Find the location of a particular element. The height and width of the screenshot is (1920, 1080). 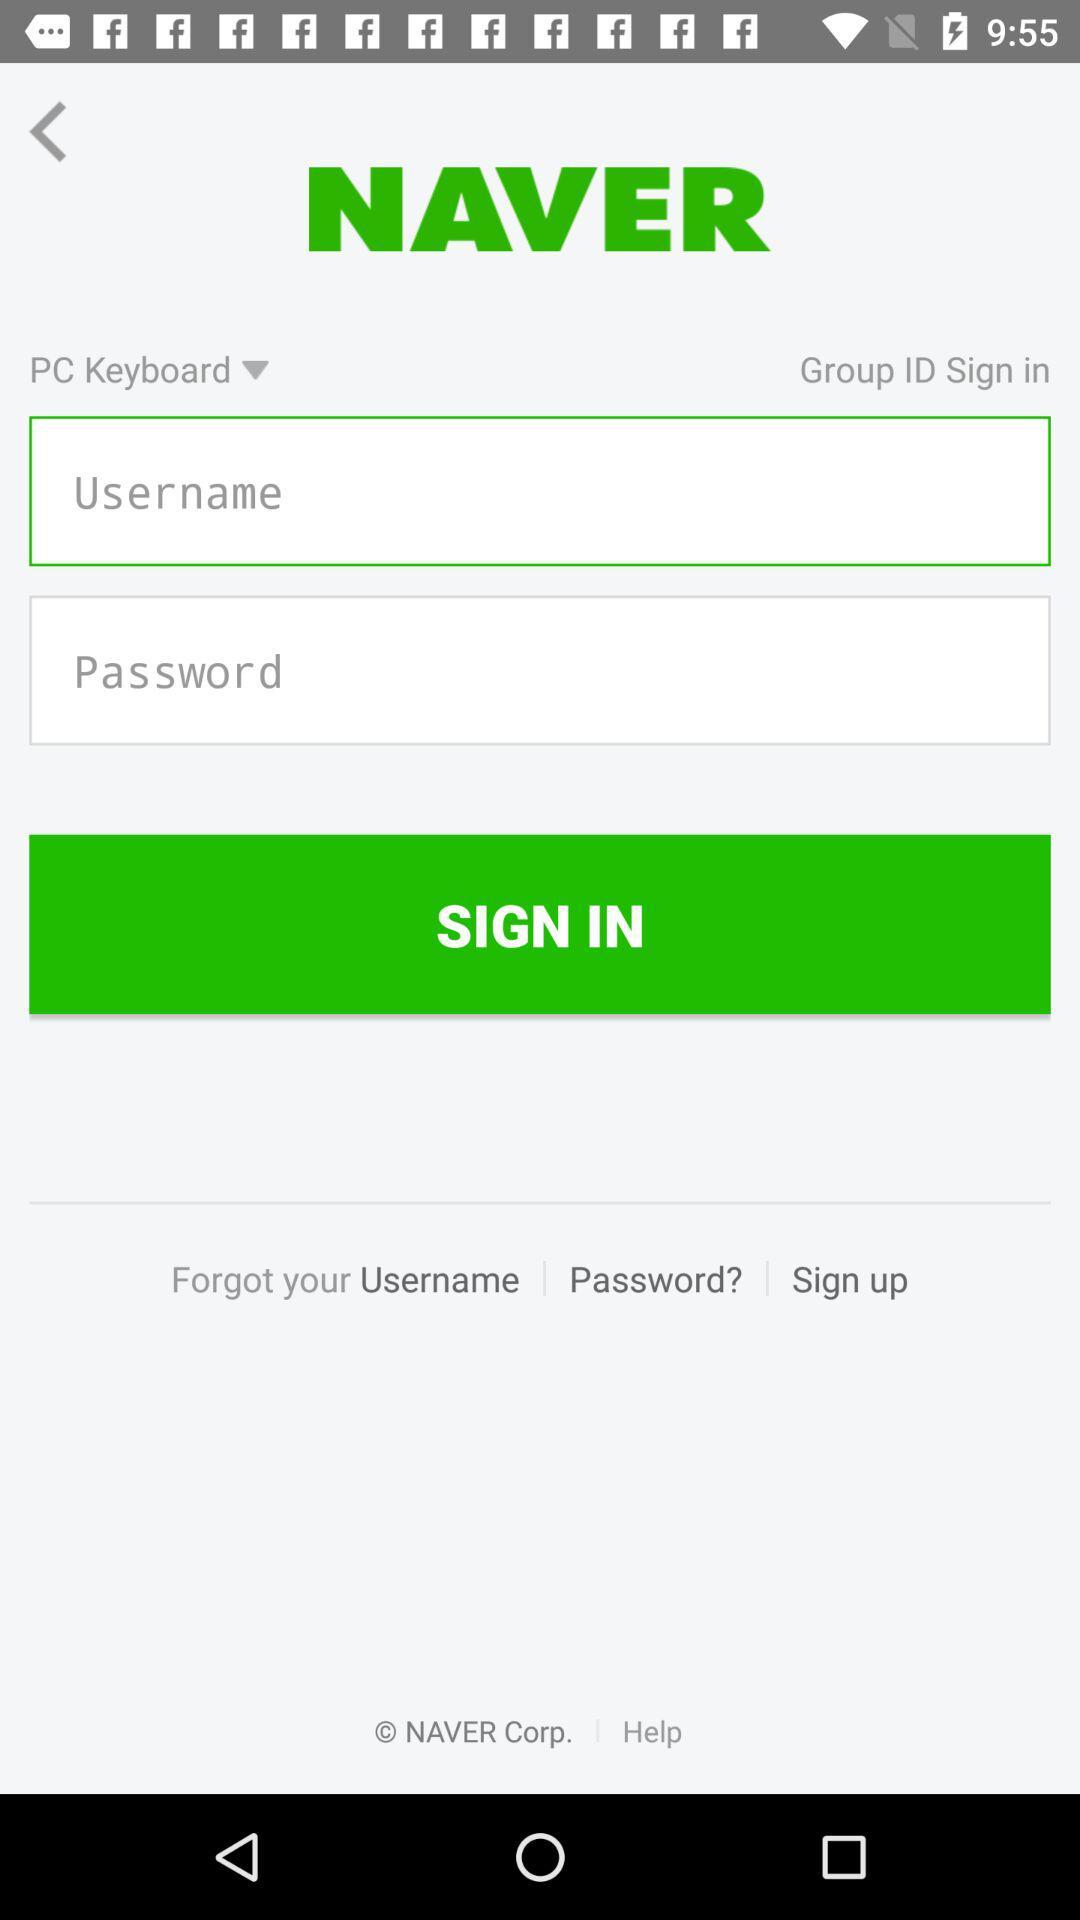

help is located at coordinates (652, 1751).